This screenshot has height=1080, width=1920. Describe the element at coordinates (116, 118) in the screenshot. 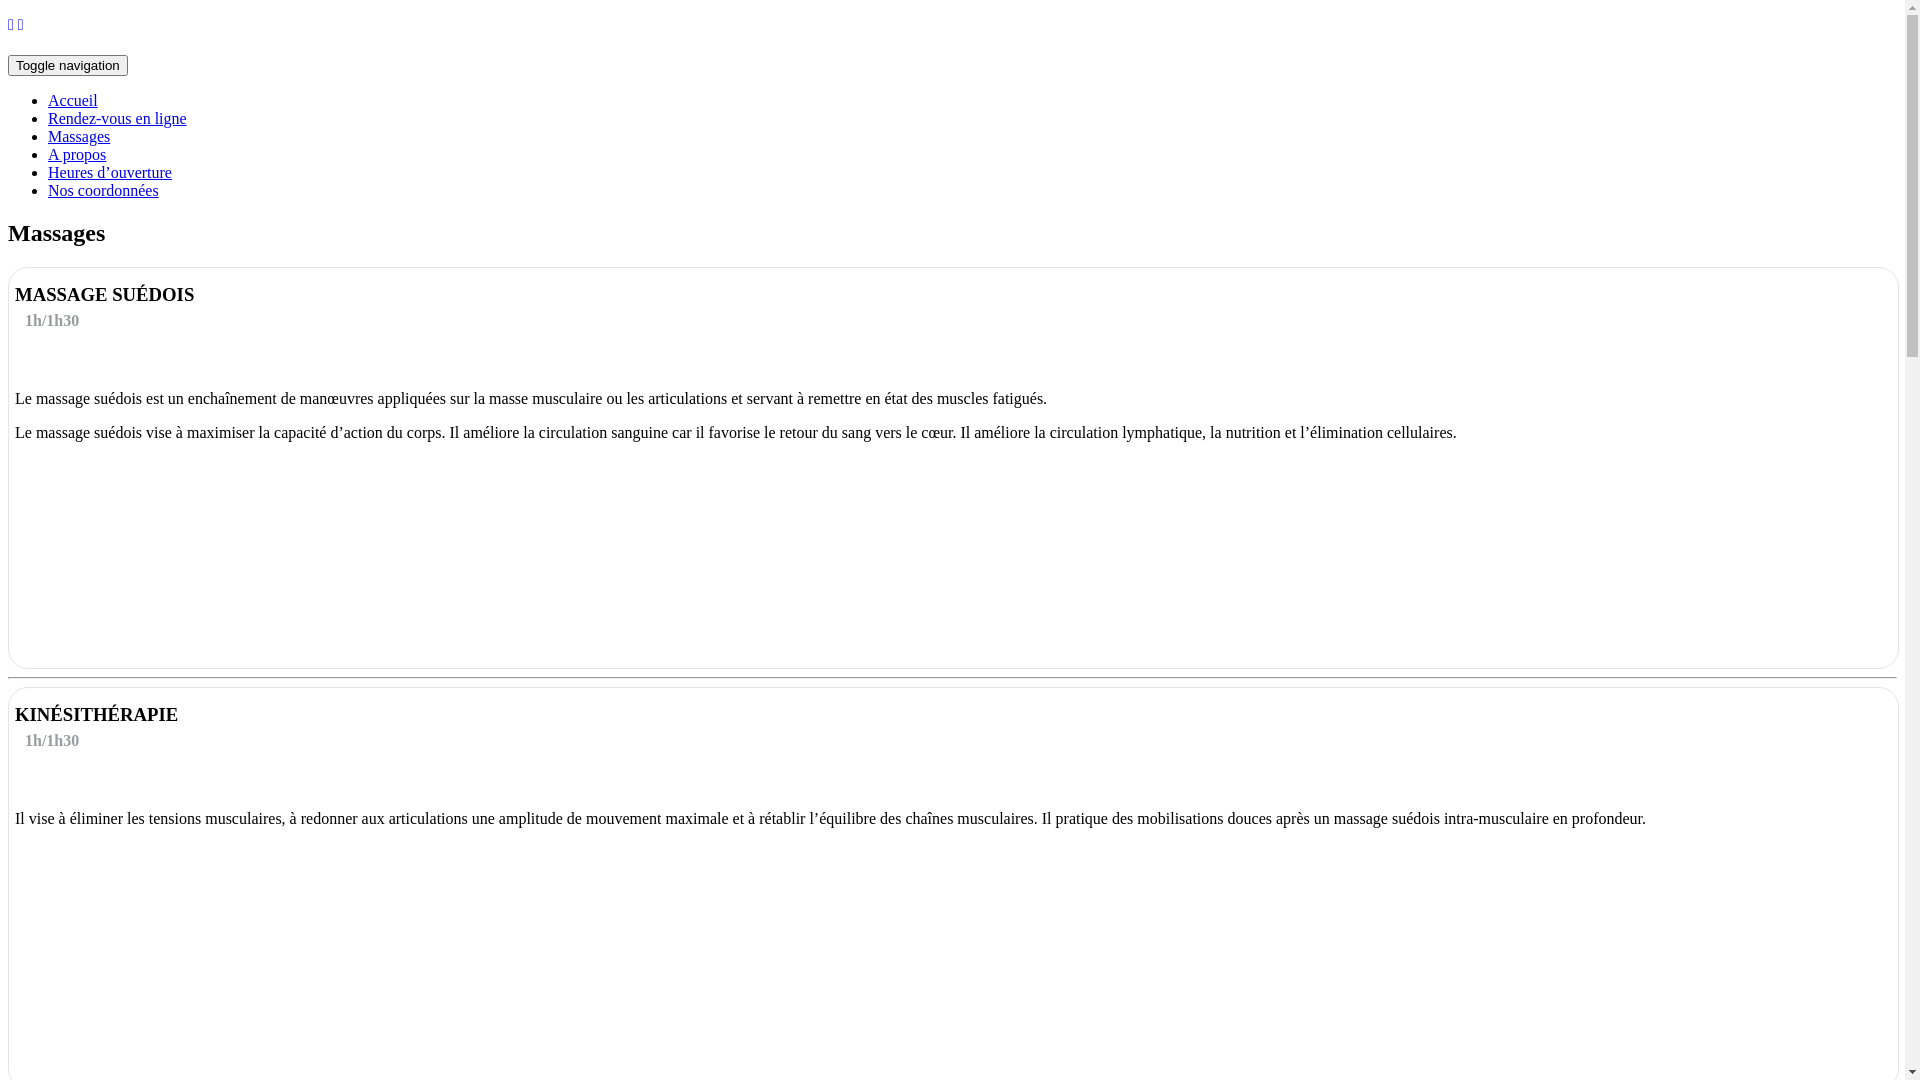

I see `'Rendez-vous en ligne'` at that location.